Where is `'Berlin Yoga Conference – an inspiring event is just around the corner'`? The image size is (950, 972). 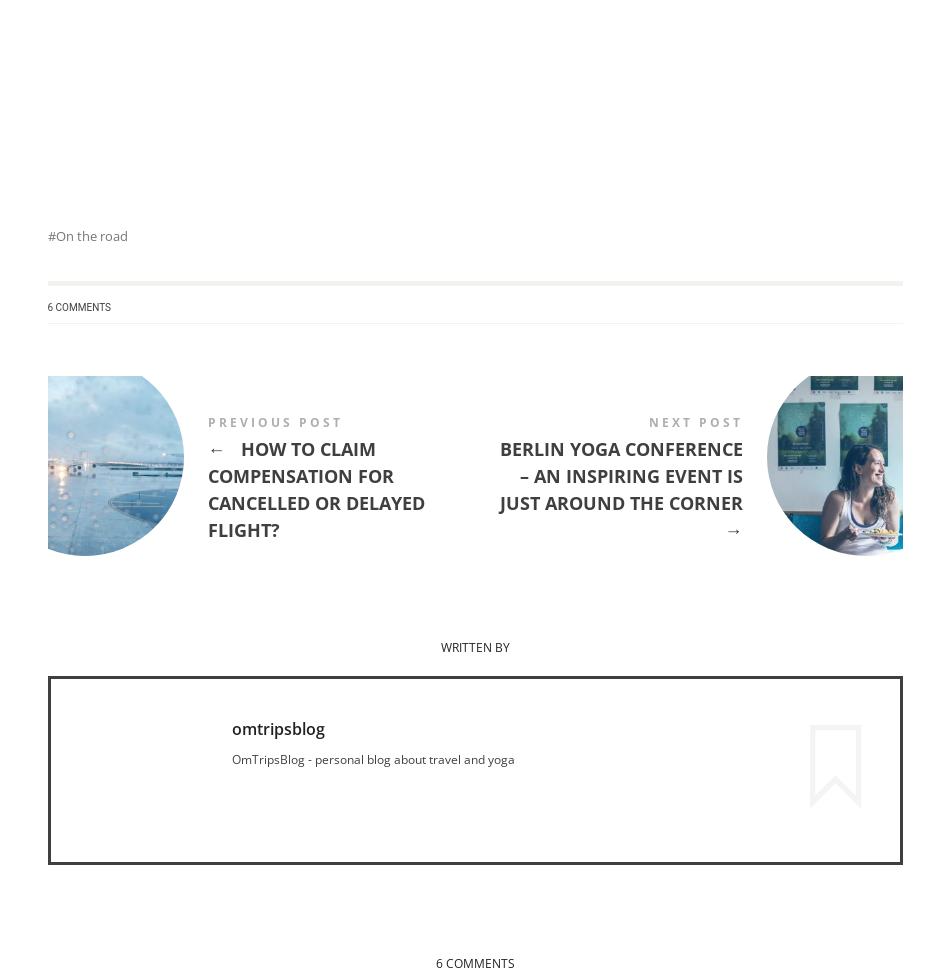 'Berlin Yoga Conference – an inspiring event is just around the corner' is located at coordinates (499, 474).